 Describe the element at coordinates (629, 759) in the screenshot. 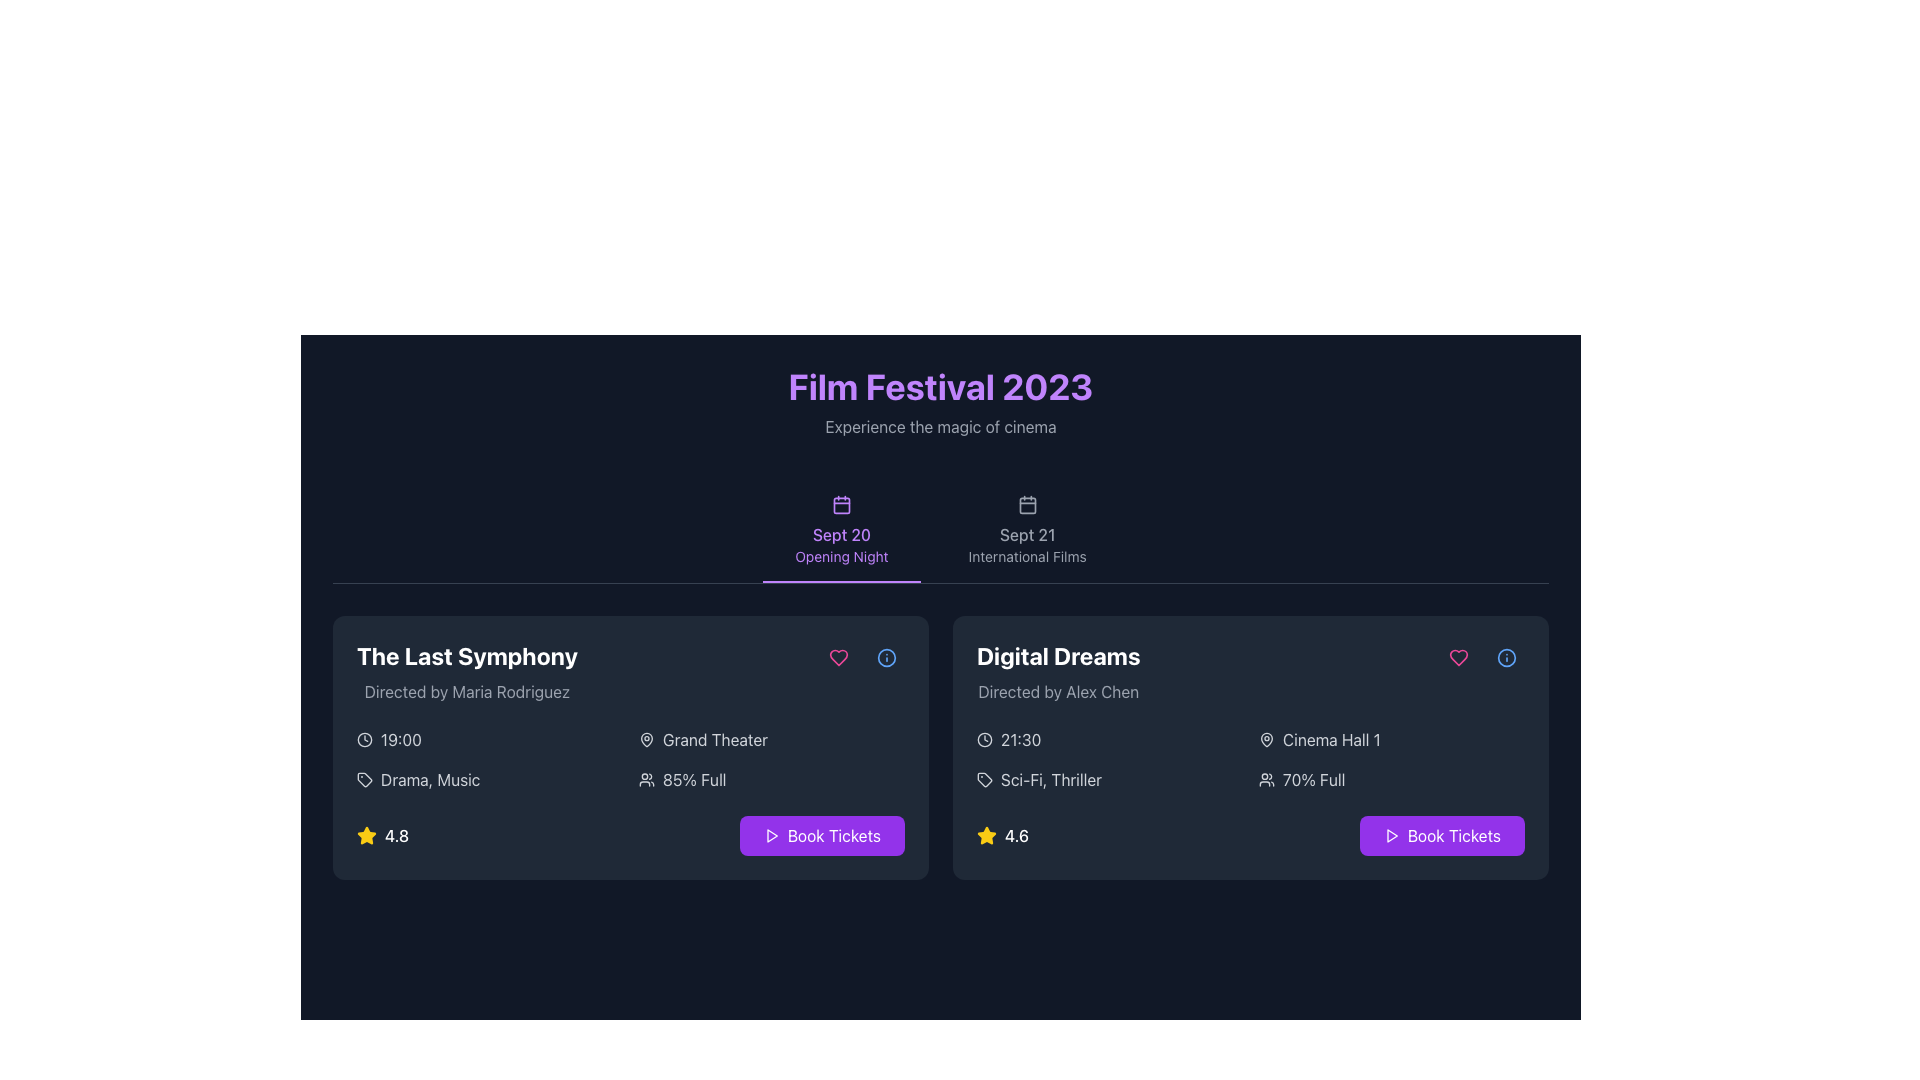

I see `the informational display section in the lower part of 'The Last Symphony' section` at that location.